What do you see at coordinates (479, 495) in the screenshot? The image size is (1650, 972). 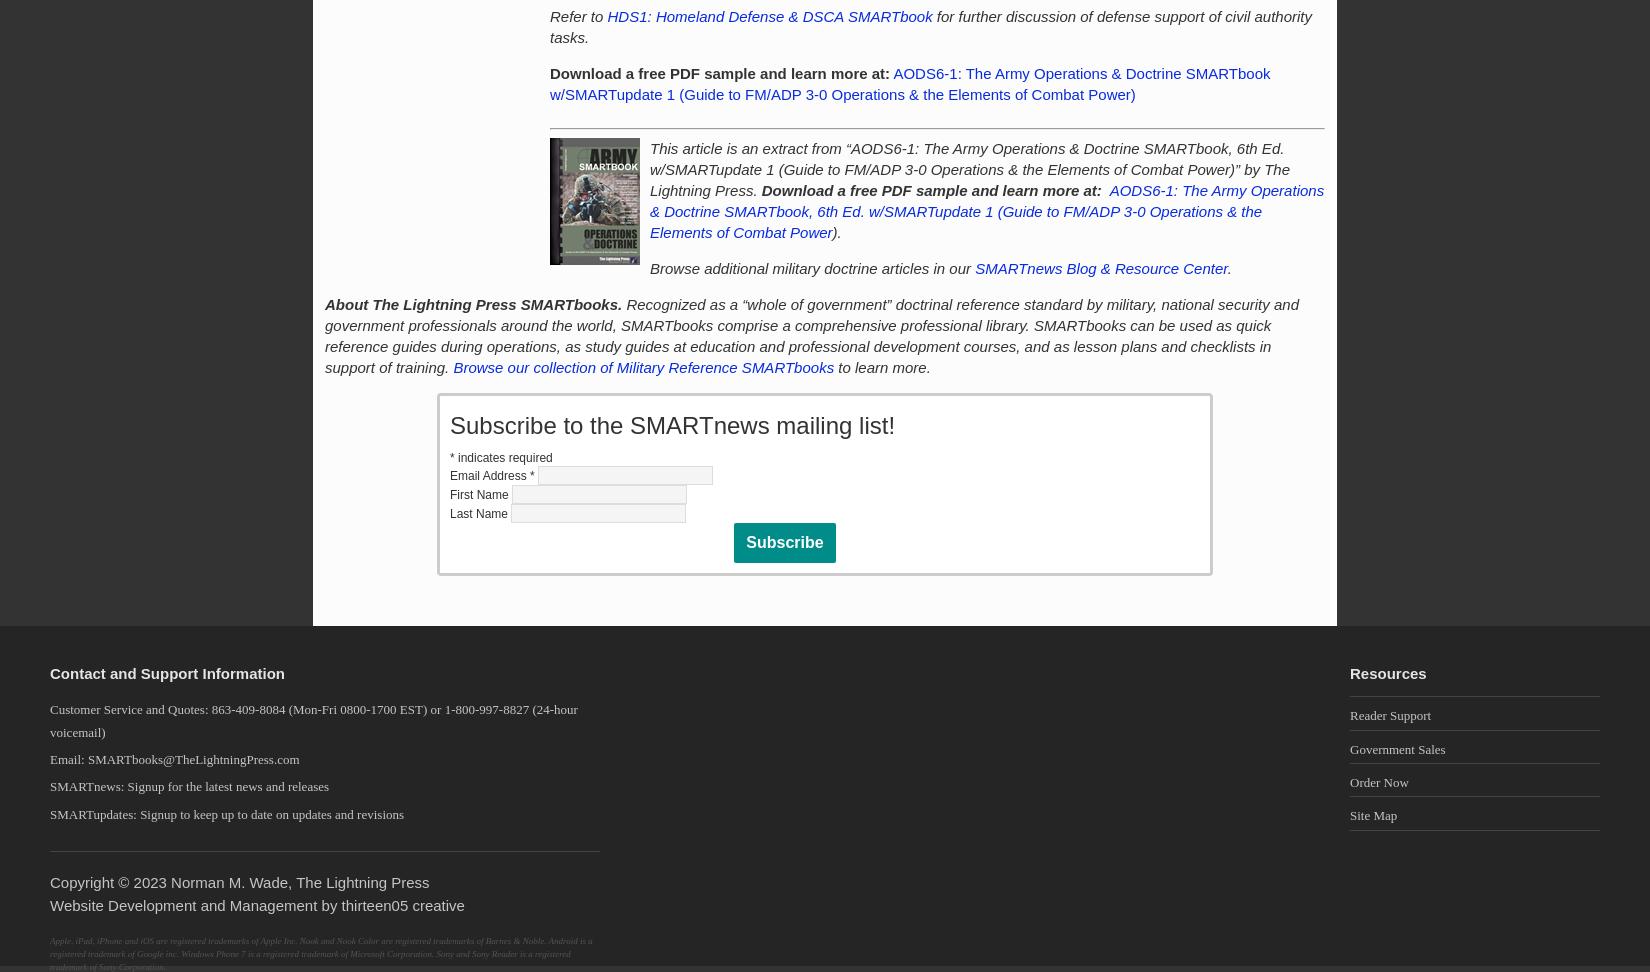 I see `'First Name'` at bounding box center [479, 495].